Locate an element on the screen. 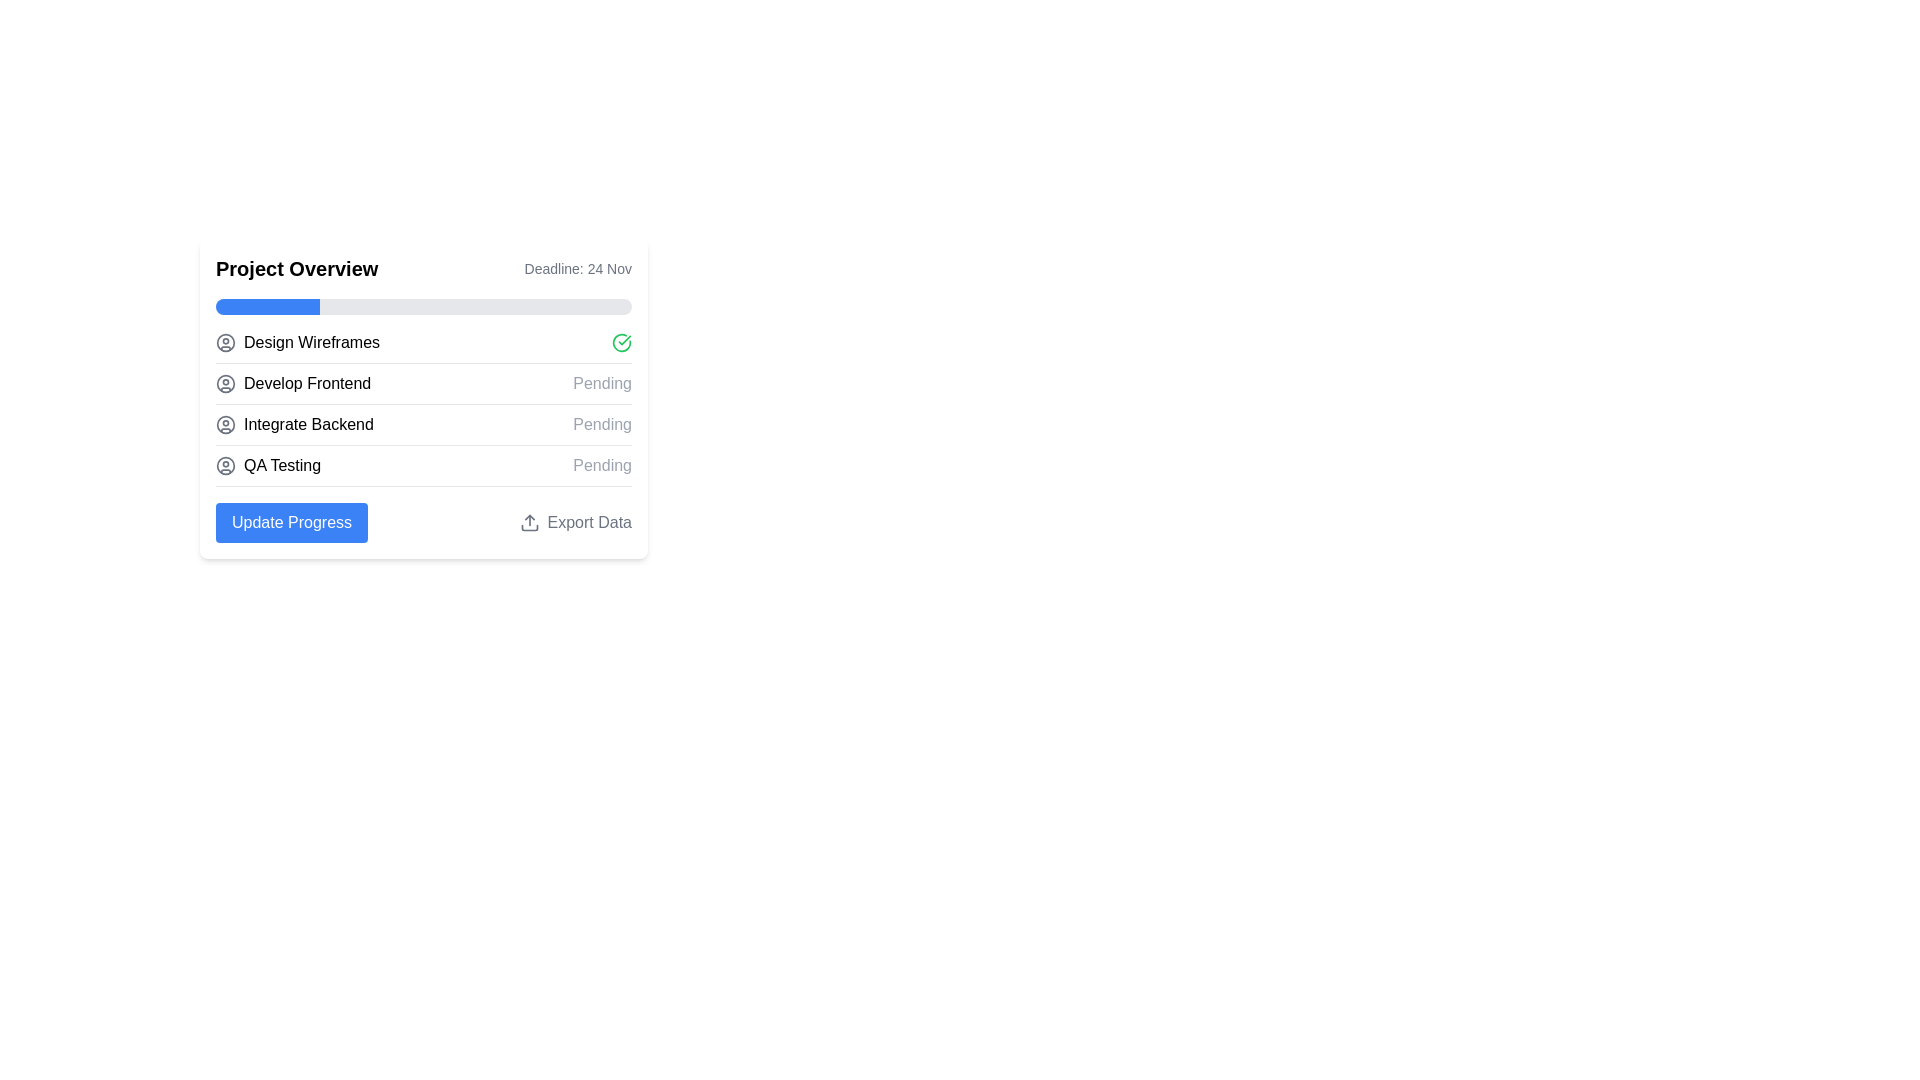 The height and width of the screenshot is (1080, 1920). the 'Export Data' button which contains an upward arrow icon on its left side is located at coordinates (529, 522).